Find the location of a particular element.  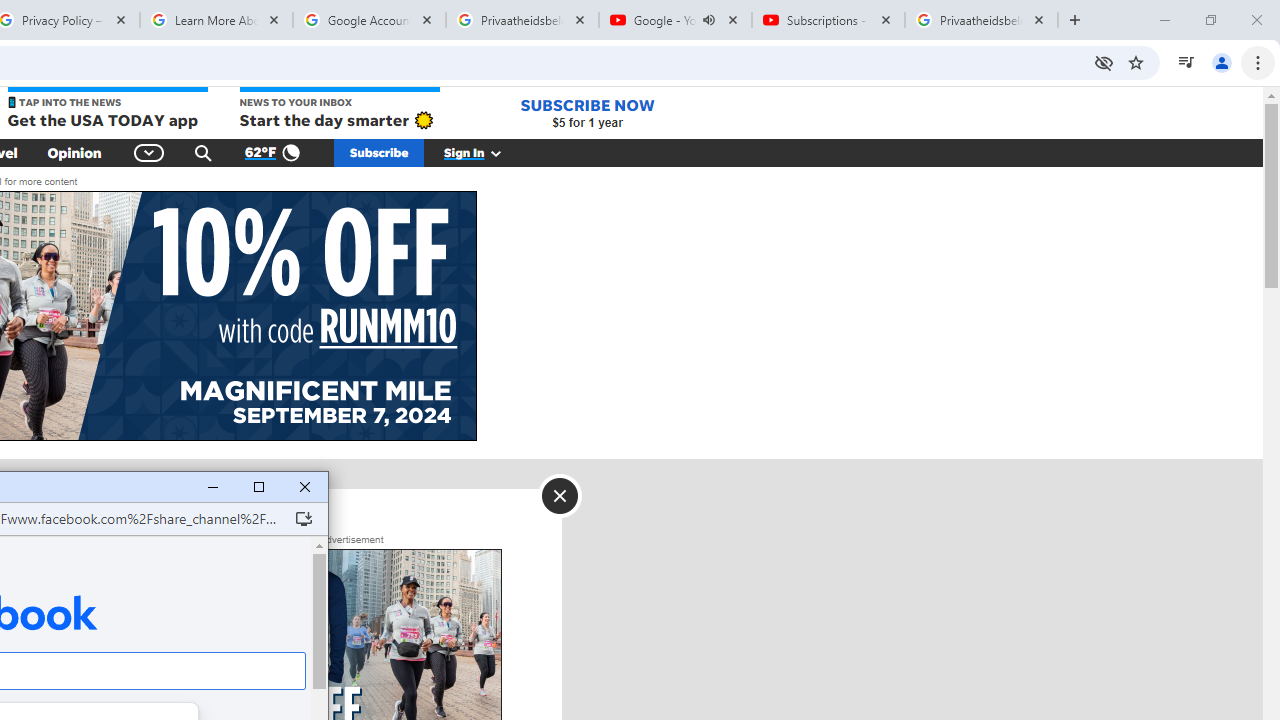

'Subscriptions - YouTube' is located at coordinates (828, 20).